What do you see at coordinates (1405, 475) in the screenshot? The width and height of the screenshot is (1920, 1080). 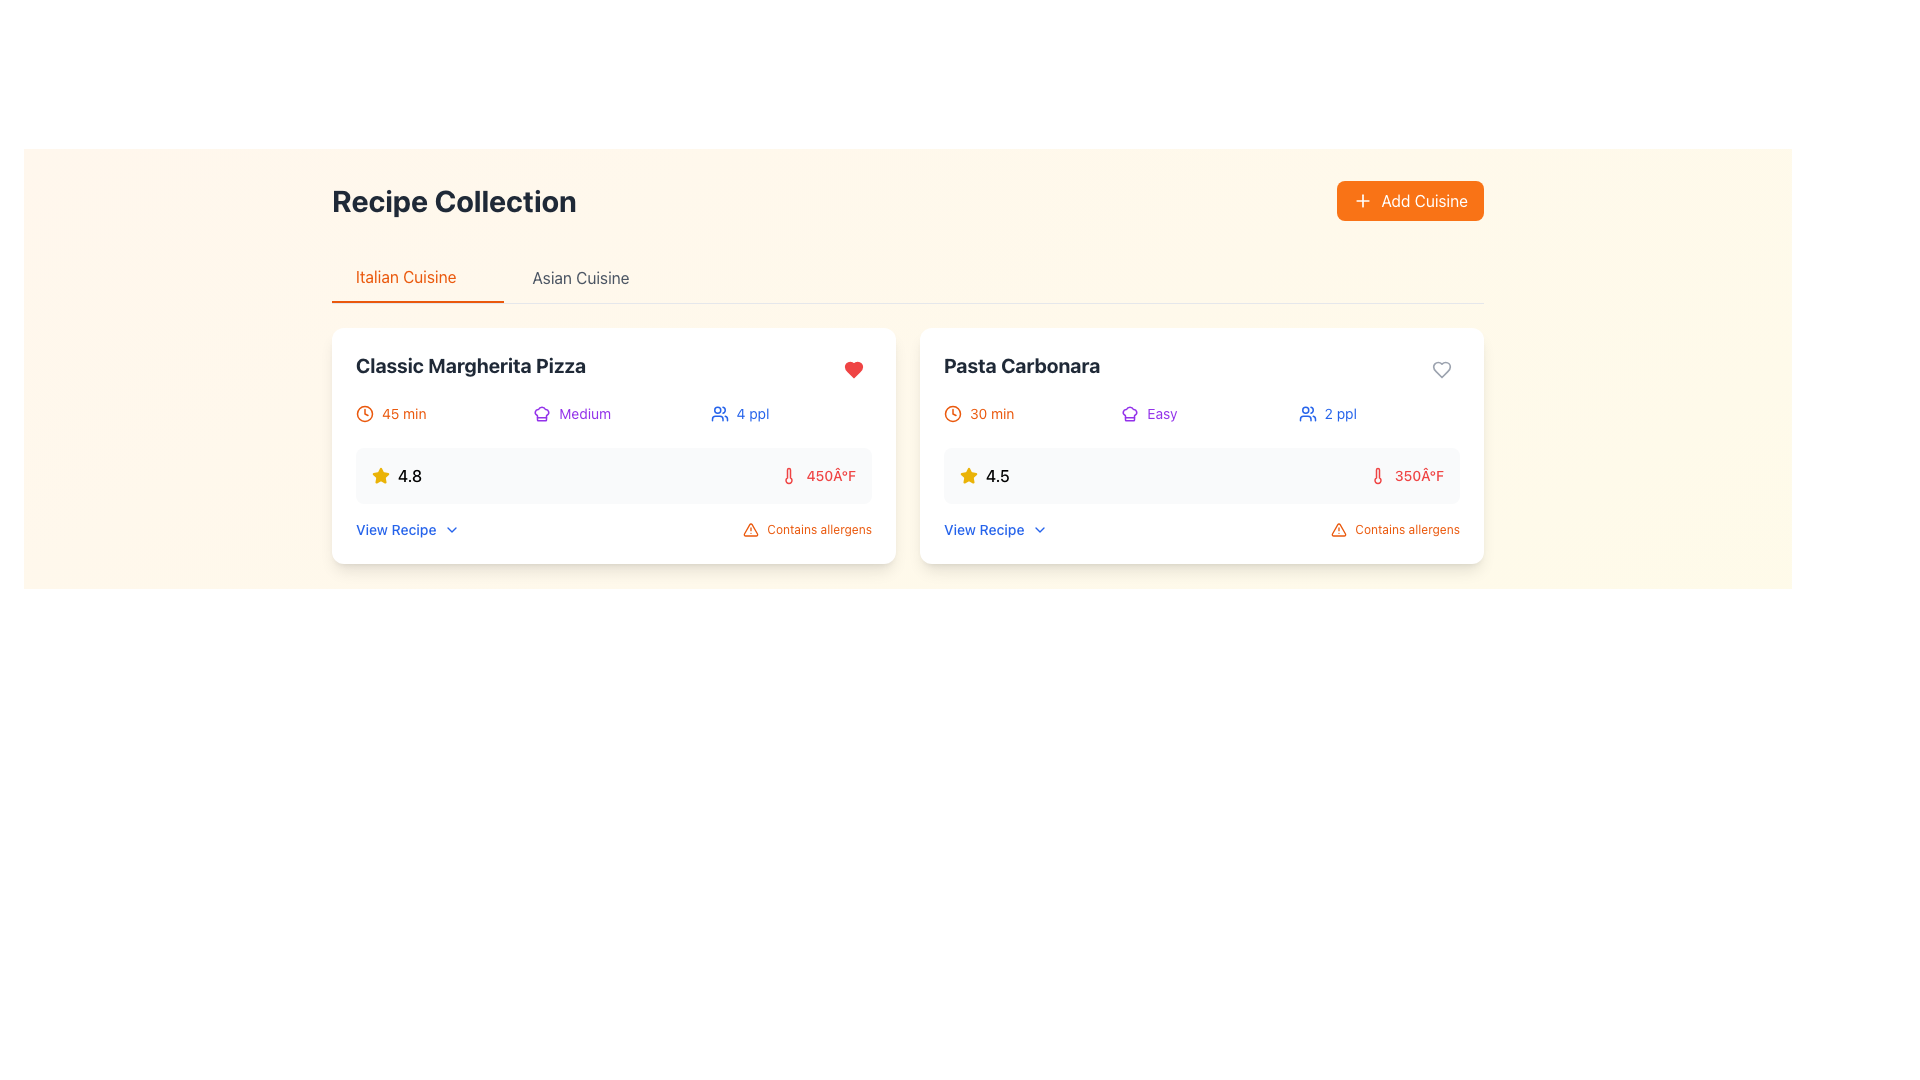 I see `temperature value displayed in the red text label that shows '350°F', located in the second recipe card under the 'Pasta Carbonara' section` at bounding box center [1405, 475].